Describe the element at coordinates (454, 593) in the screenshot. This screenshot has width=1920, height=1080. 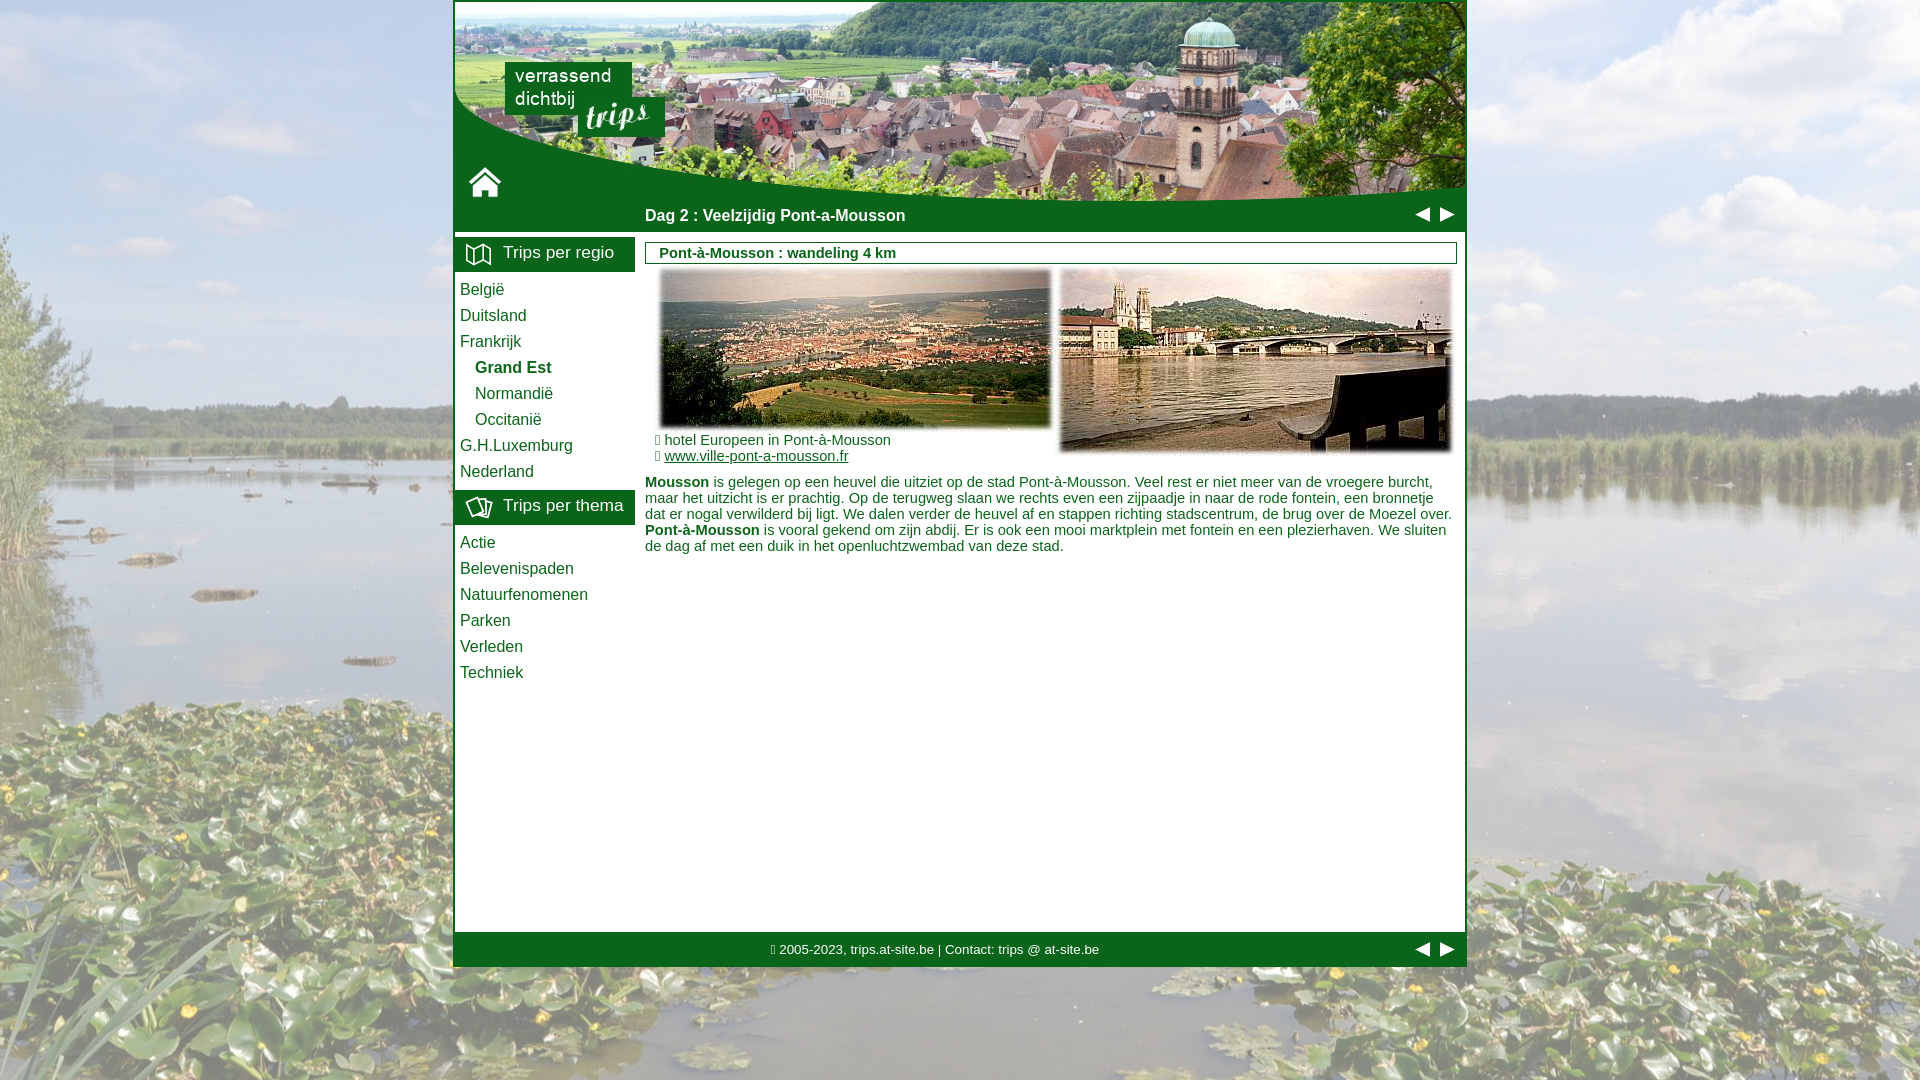
I see `'Natuurfenomenen'` at that location.